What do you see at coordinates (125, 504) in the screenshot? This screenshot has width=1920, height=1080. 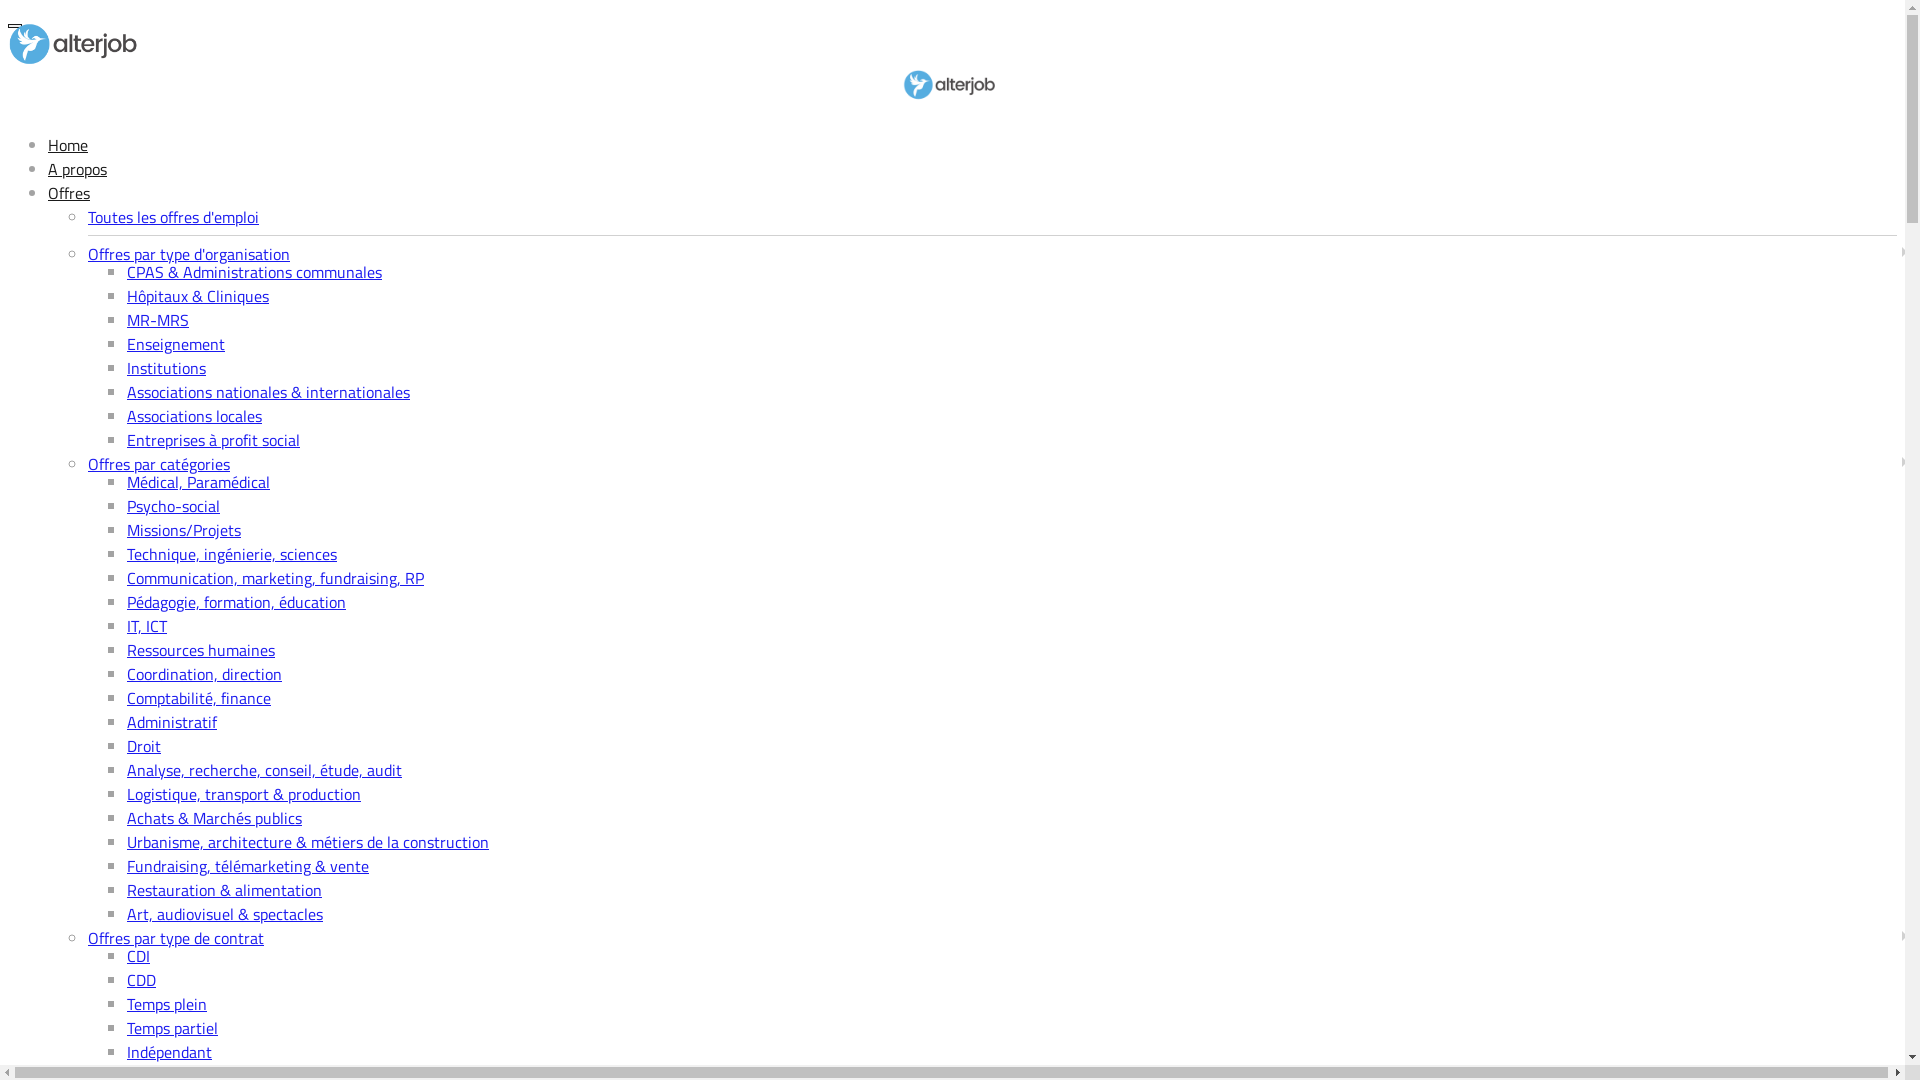 I see `'Psycho-social'` at bounding box center [125, 504].